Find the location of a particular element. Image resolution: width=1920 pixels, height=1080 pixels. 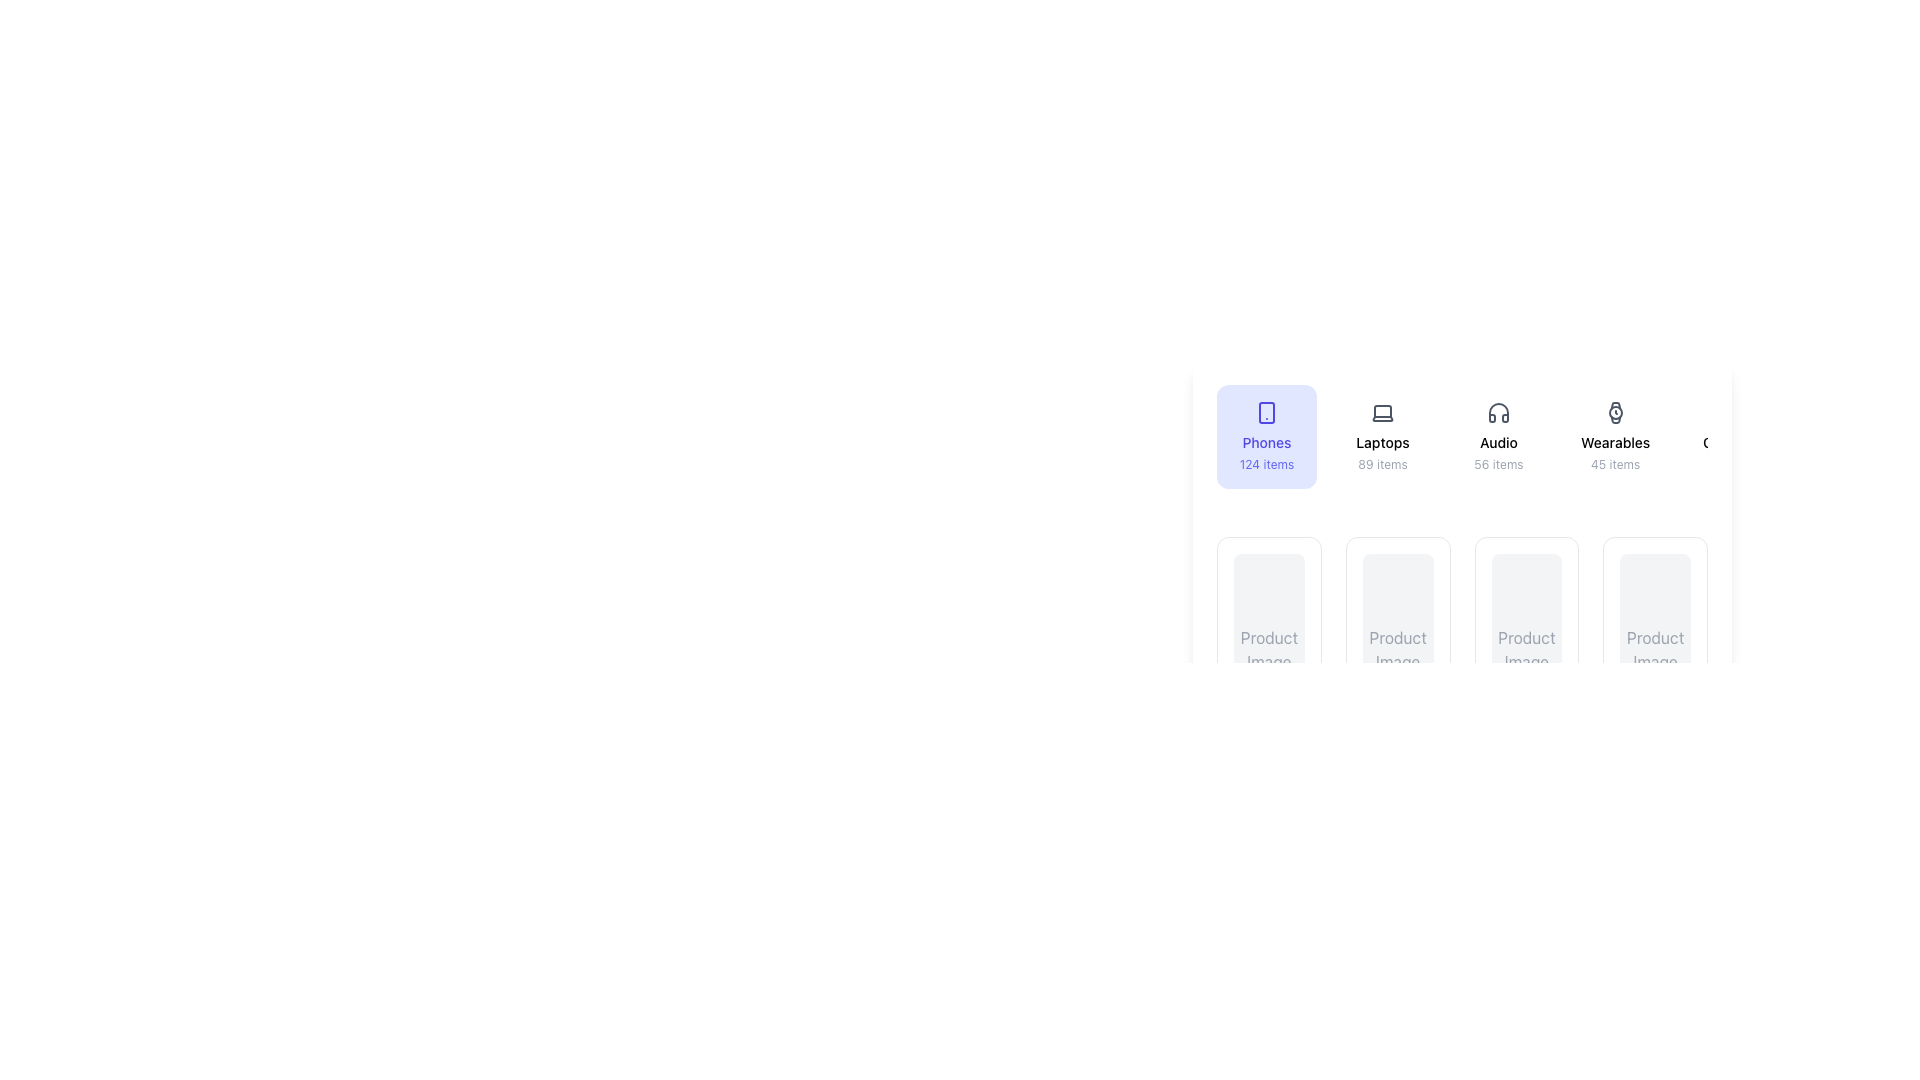

the 'Laptops' category icon within the navigation bar, which is the second graphic representing laptops, located centrally in the navigation bar near the top of the interface is located at coordinates (1381, 411).